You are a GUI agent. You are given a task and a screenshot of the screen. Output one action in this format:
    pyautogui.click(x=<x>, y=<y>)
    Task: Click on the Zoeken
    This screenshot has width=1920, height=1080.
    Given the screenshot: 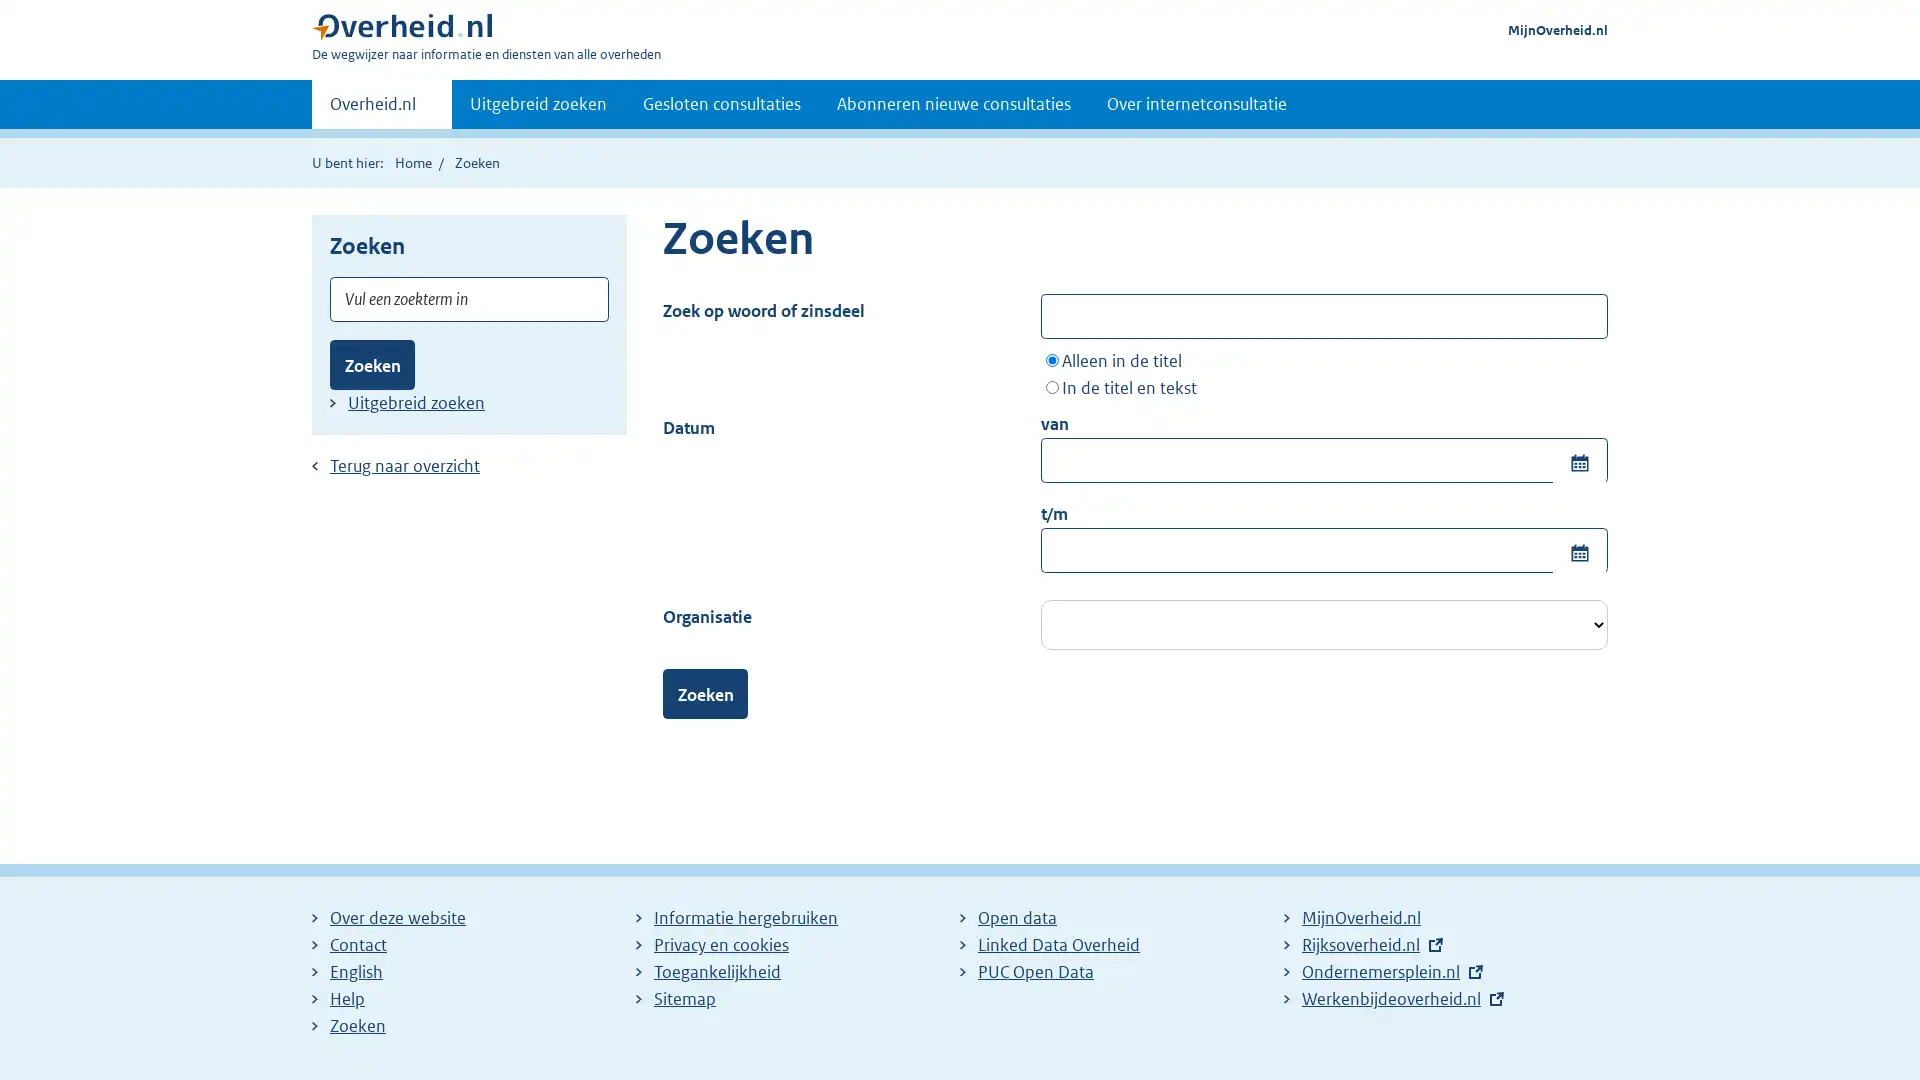 What is the action you would take?
    pyautogui.click(x=372, y=364)
    